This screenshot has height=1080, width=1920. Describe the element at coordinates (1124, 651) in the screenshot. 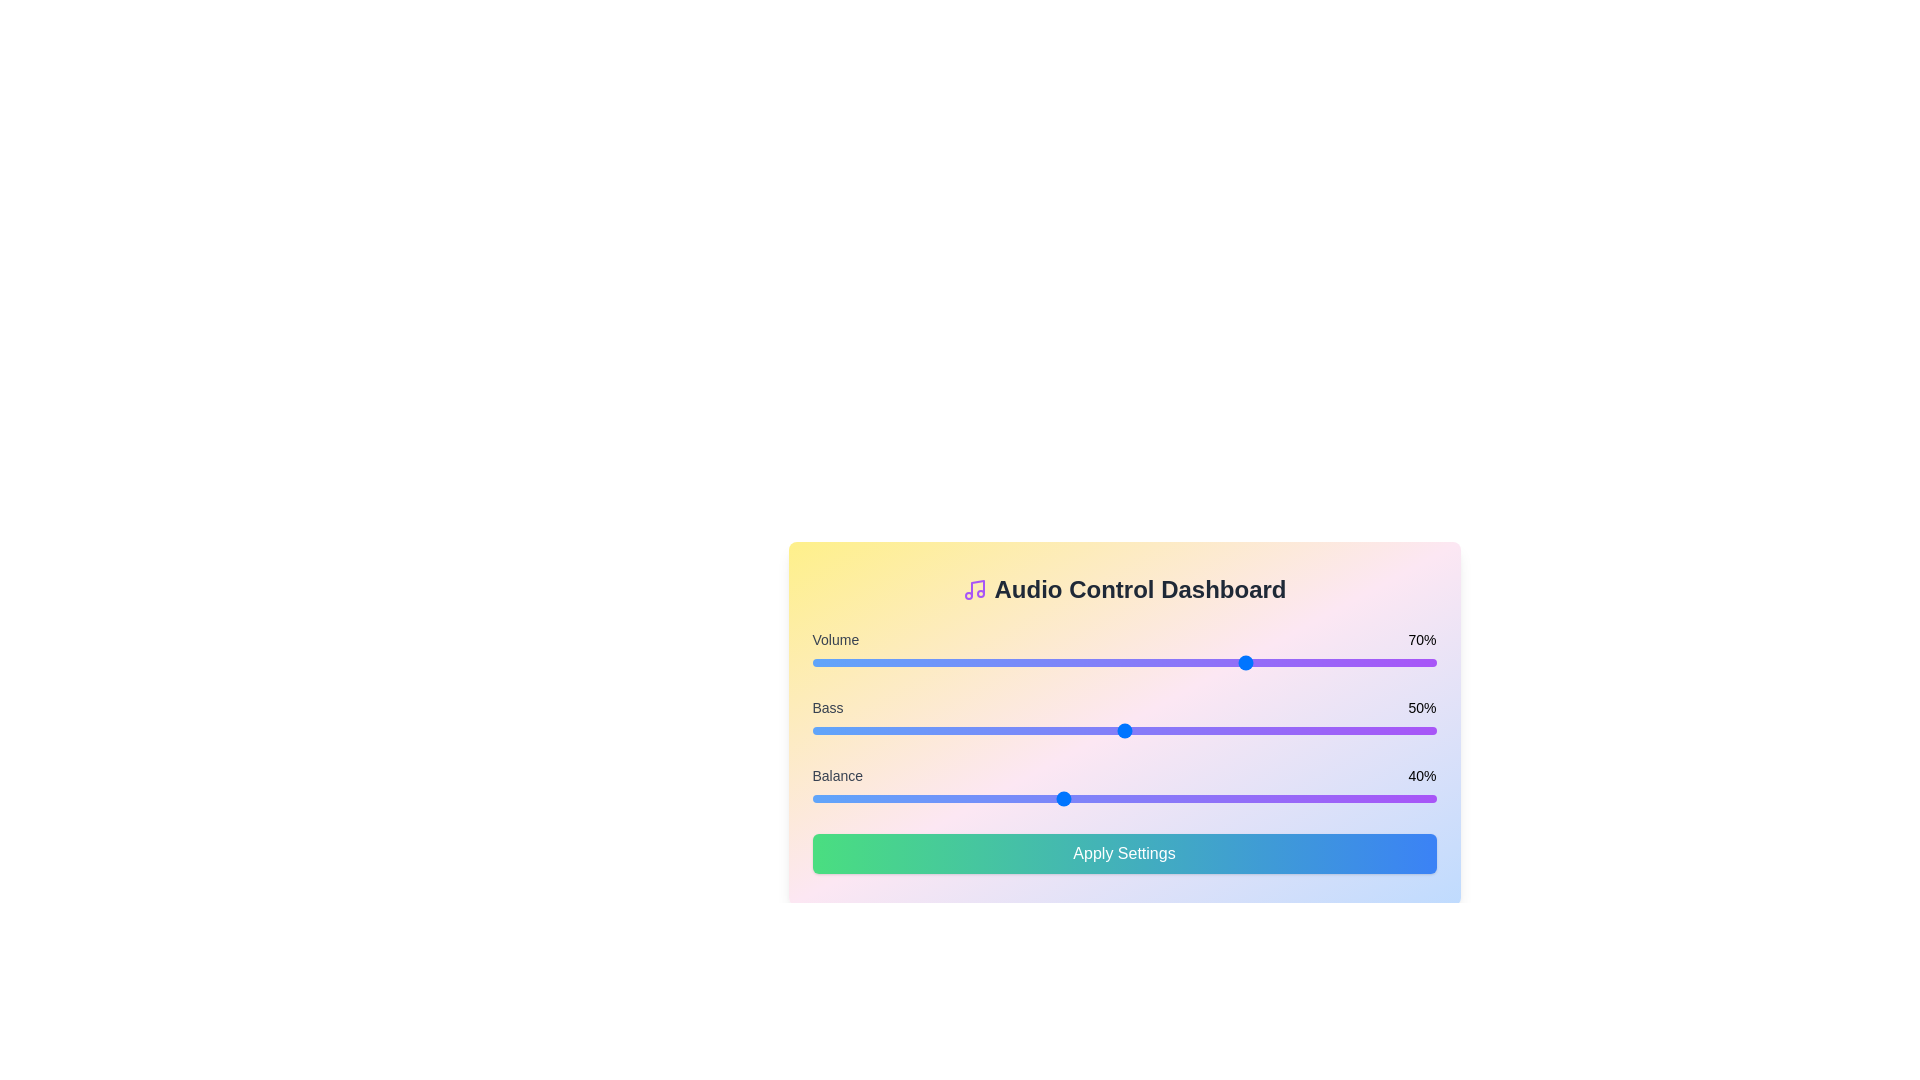

I see `the Volume Control Slider element, which features a label 'Volume', a percentage value of '70%', and a blue control indicator, to provide visual feedback` at that location.